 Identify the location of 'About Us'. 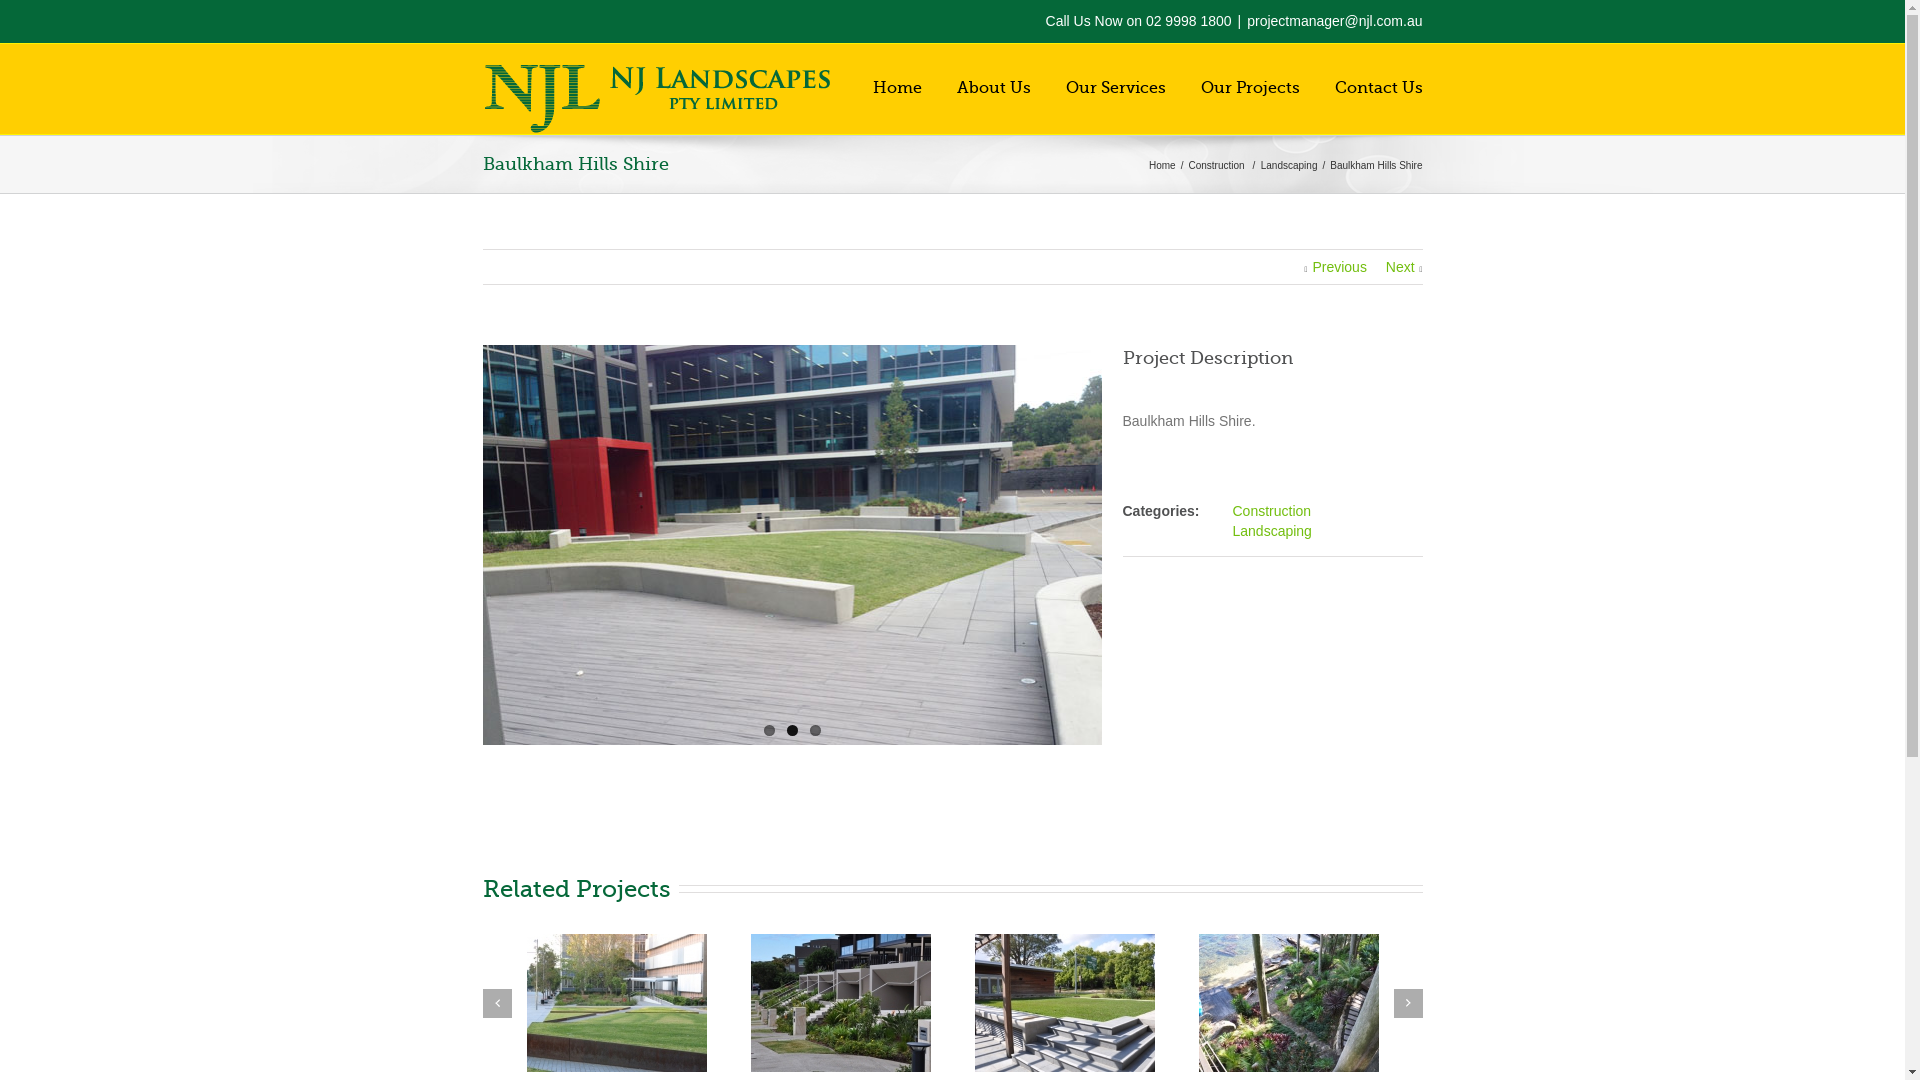
(954, 86).